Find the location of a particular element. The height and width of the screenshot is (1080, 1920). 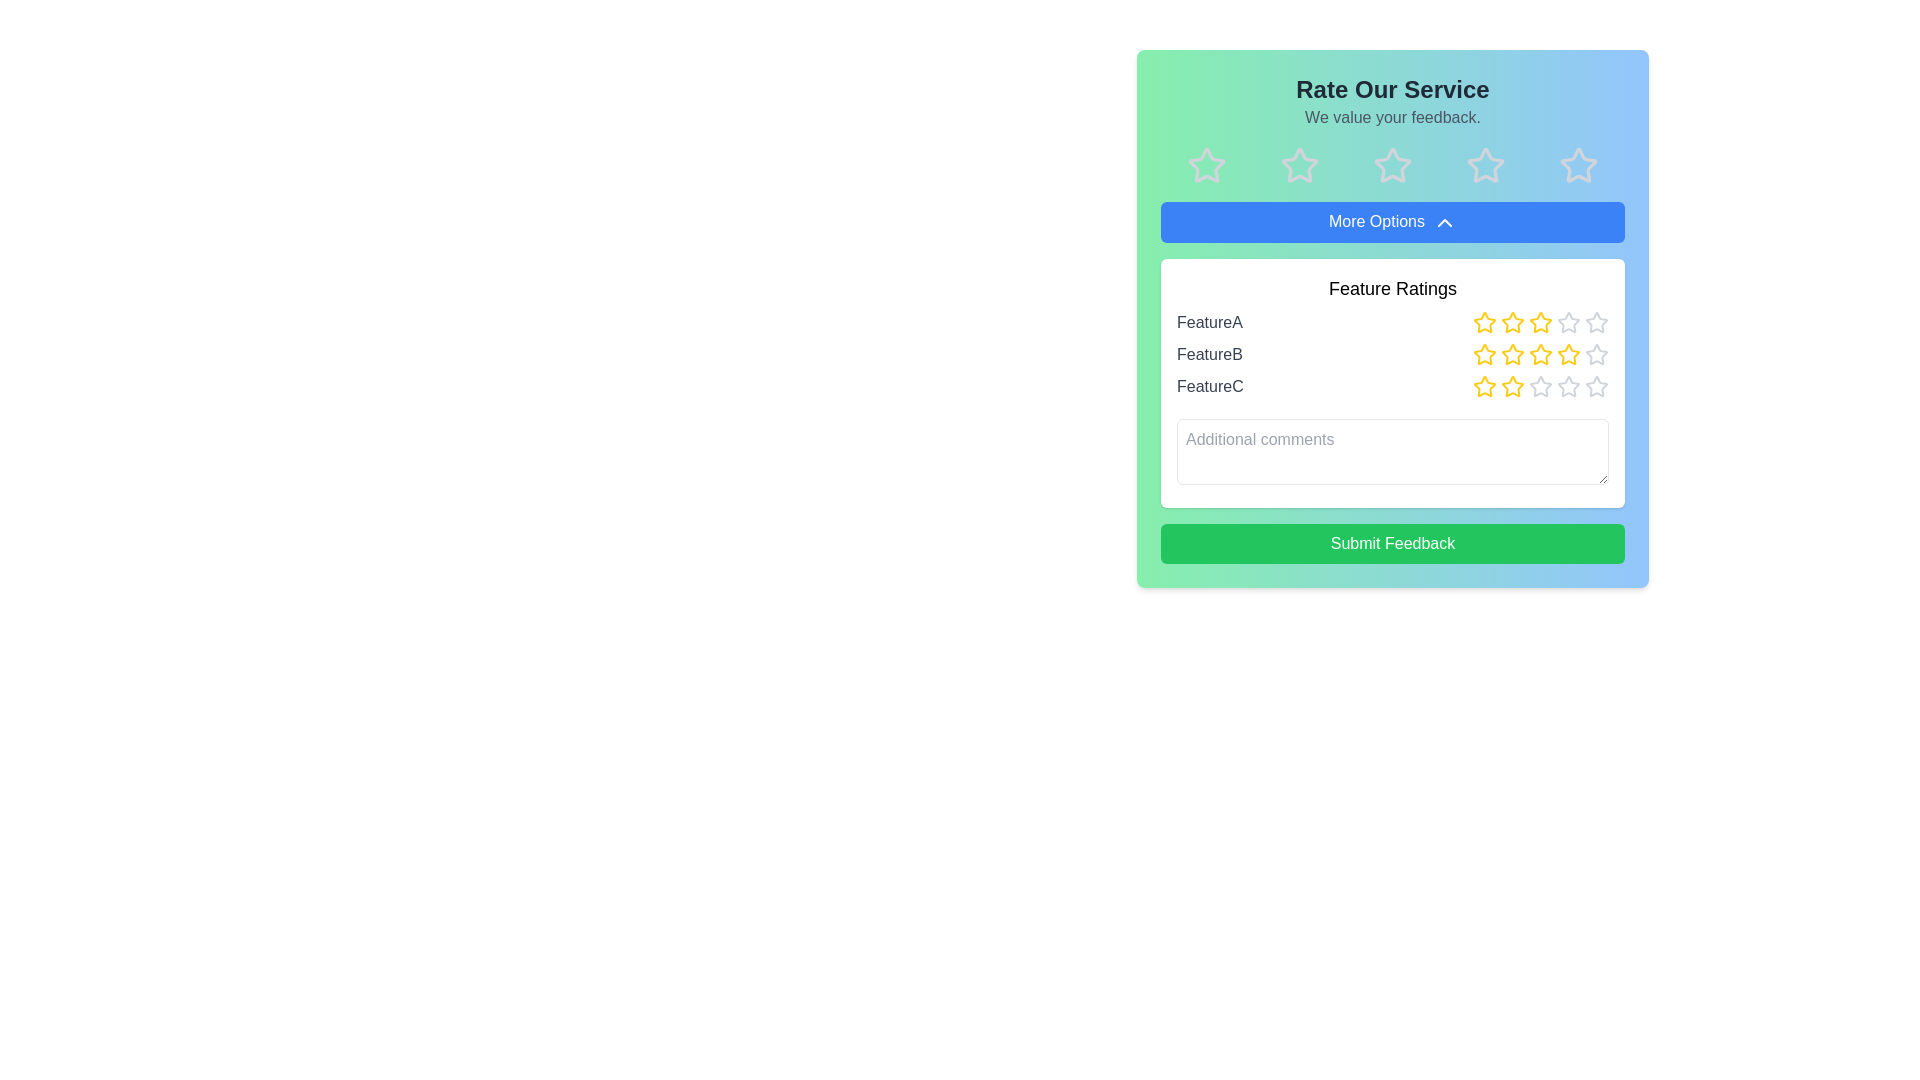

the third star in the horizontal row of five stars in the 'Feature Ratings' section is located at coordinates (1512, 320).